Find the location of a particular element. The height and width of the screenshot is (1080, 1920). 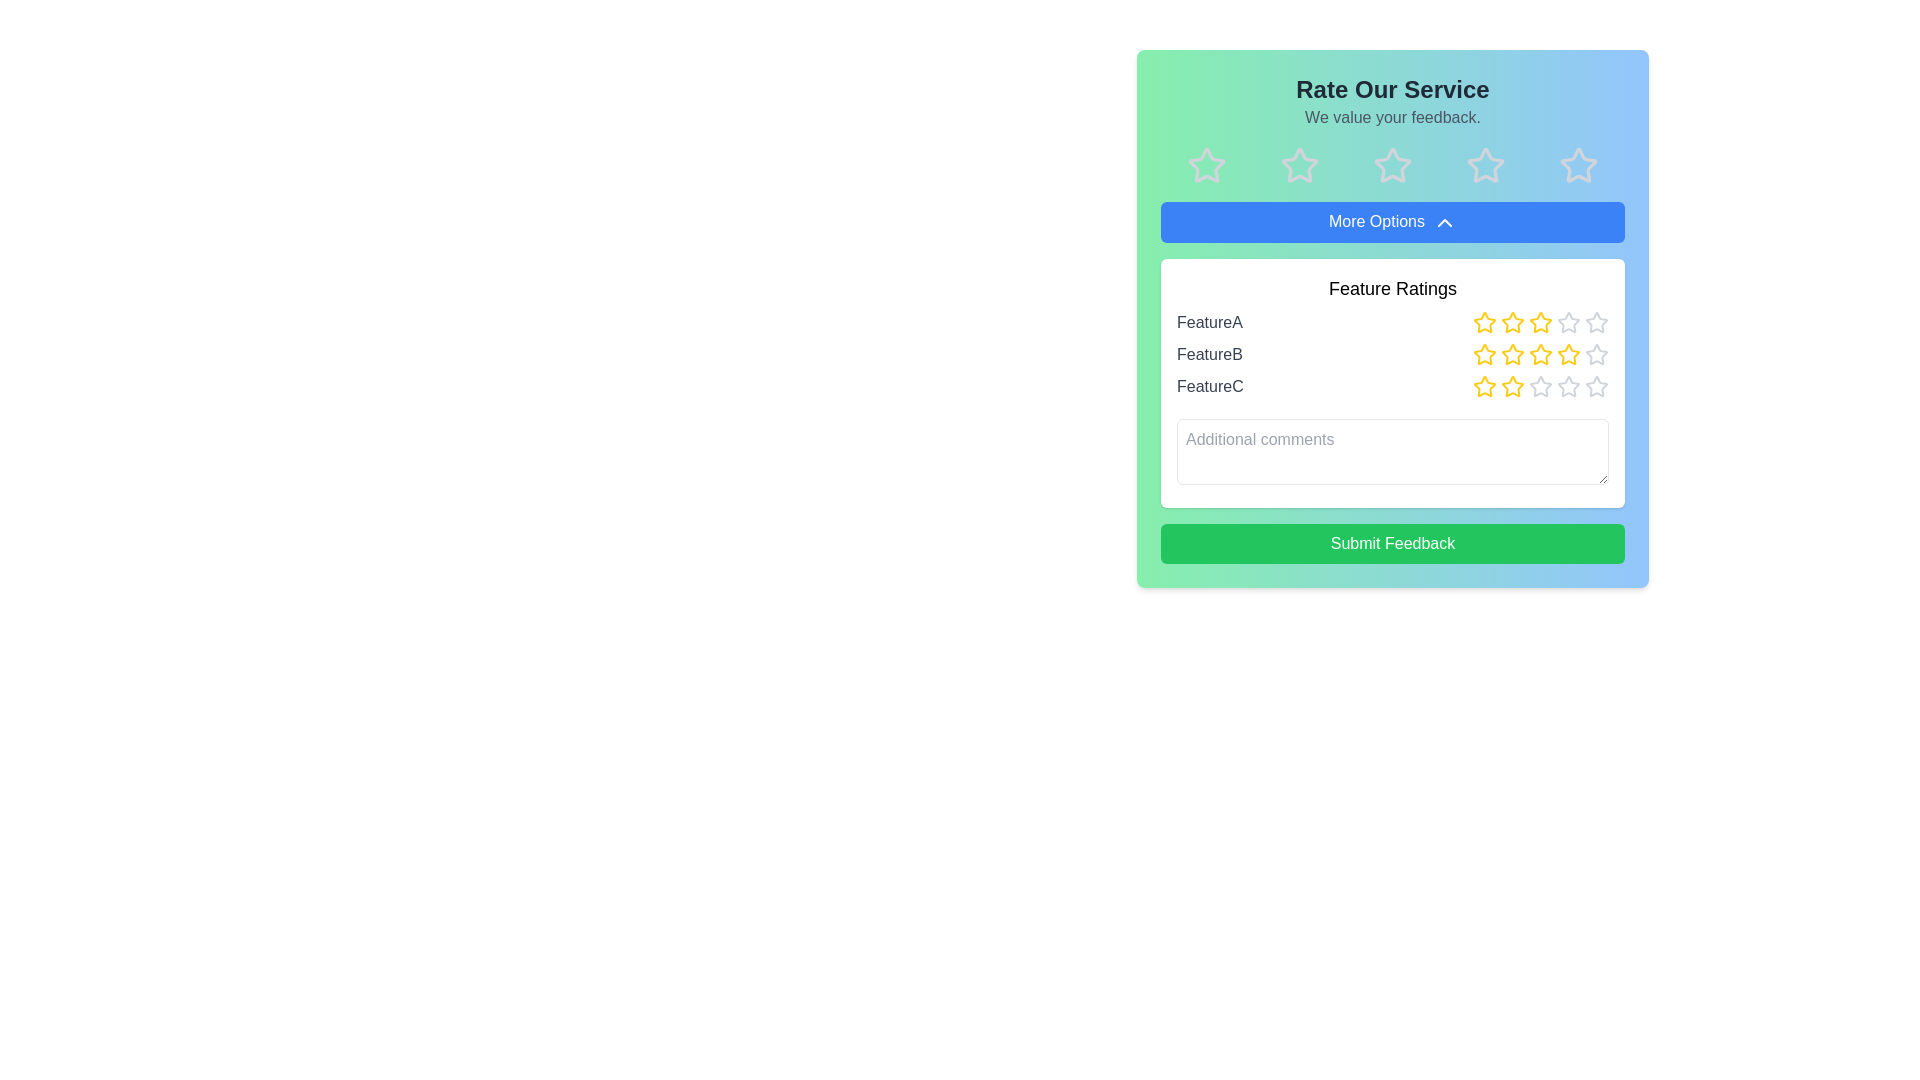

the third star in the horizontal row of five stars in the 'Feature Ratings' section is located at coordinates (1512, 320).